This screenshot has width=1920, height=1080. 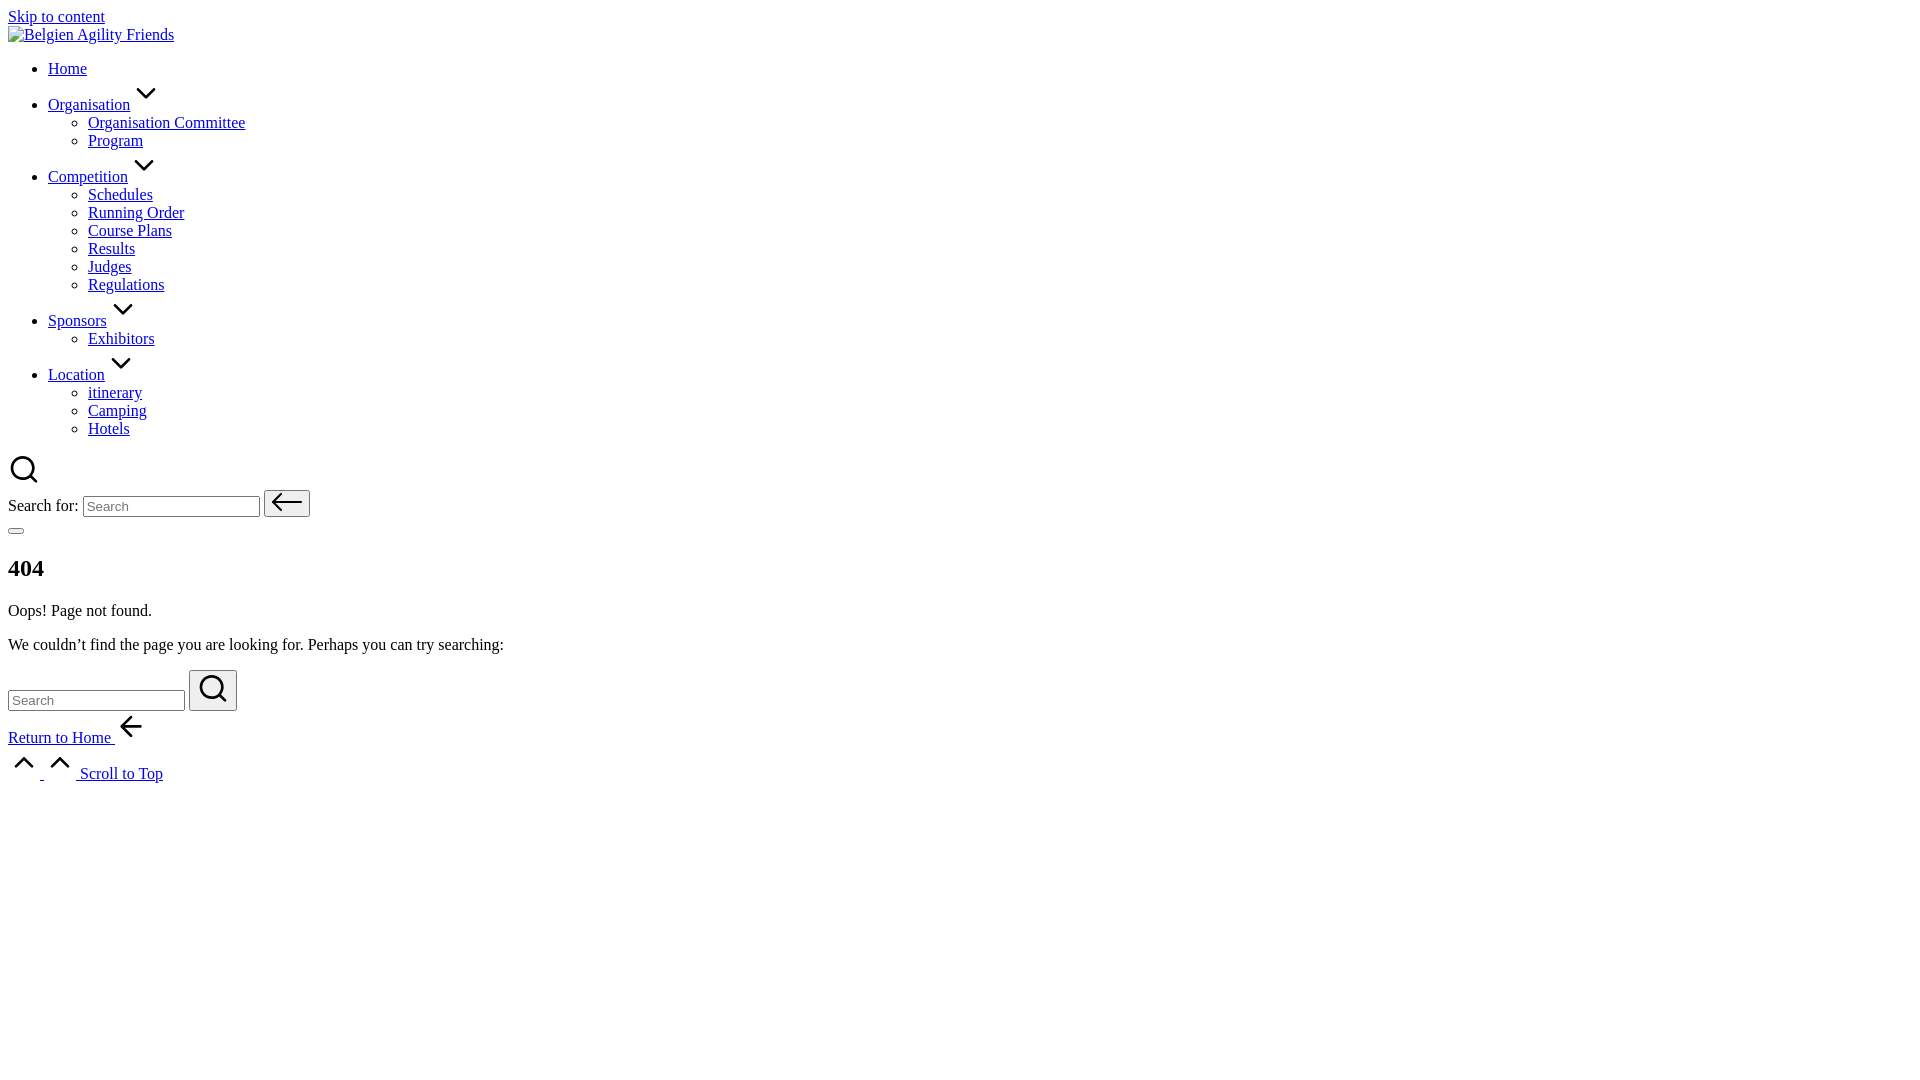 What do you see at coordinates (119, 194) in the screenshot?
I see `'Schedules'` at bounding box center [119, 194].